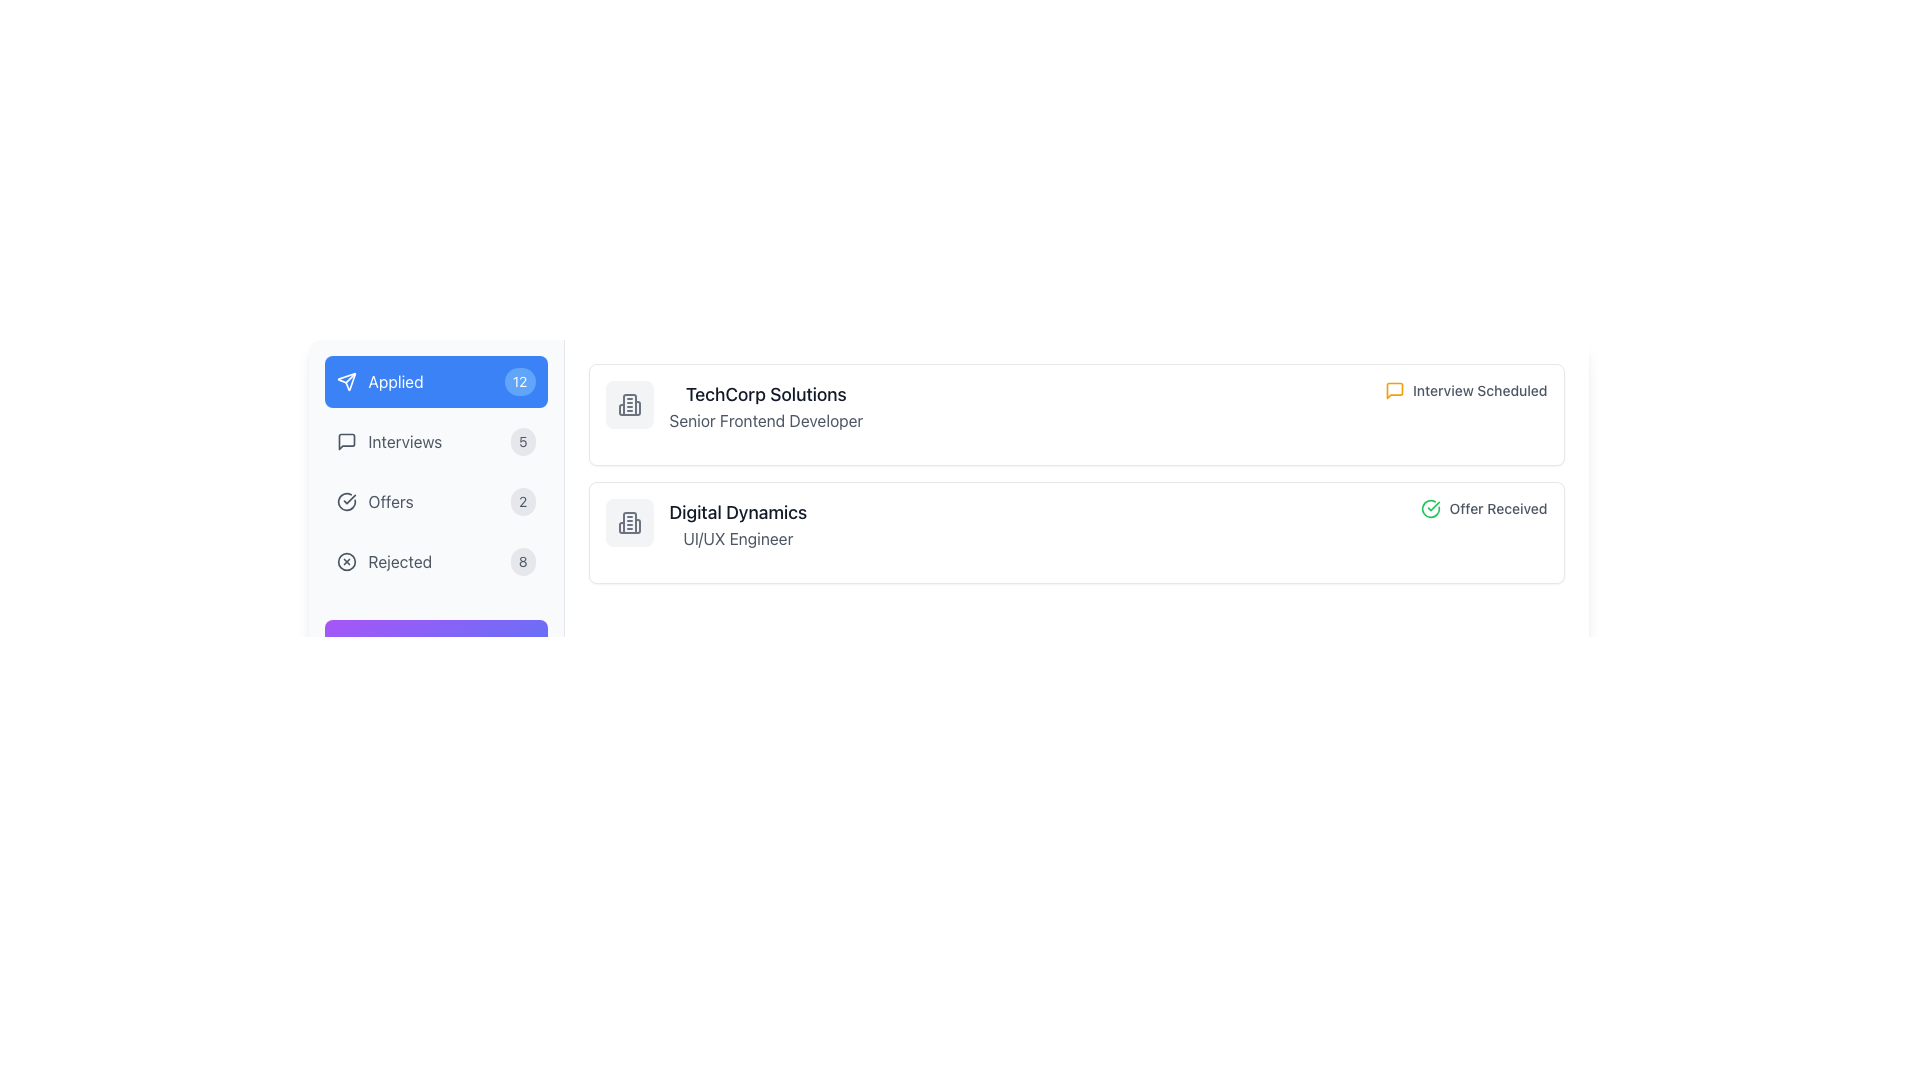 This screenshot has width=1920, height=1080. What do you see at coordinates (379, 381) in the screenshot?
I see `the 'Applied' section indicator, which is the first element in the left sidebar menu of the job application tracker` at bounding box center [379, 381].